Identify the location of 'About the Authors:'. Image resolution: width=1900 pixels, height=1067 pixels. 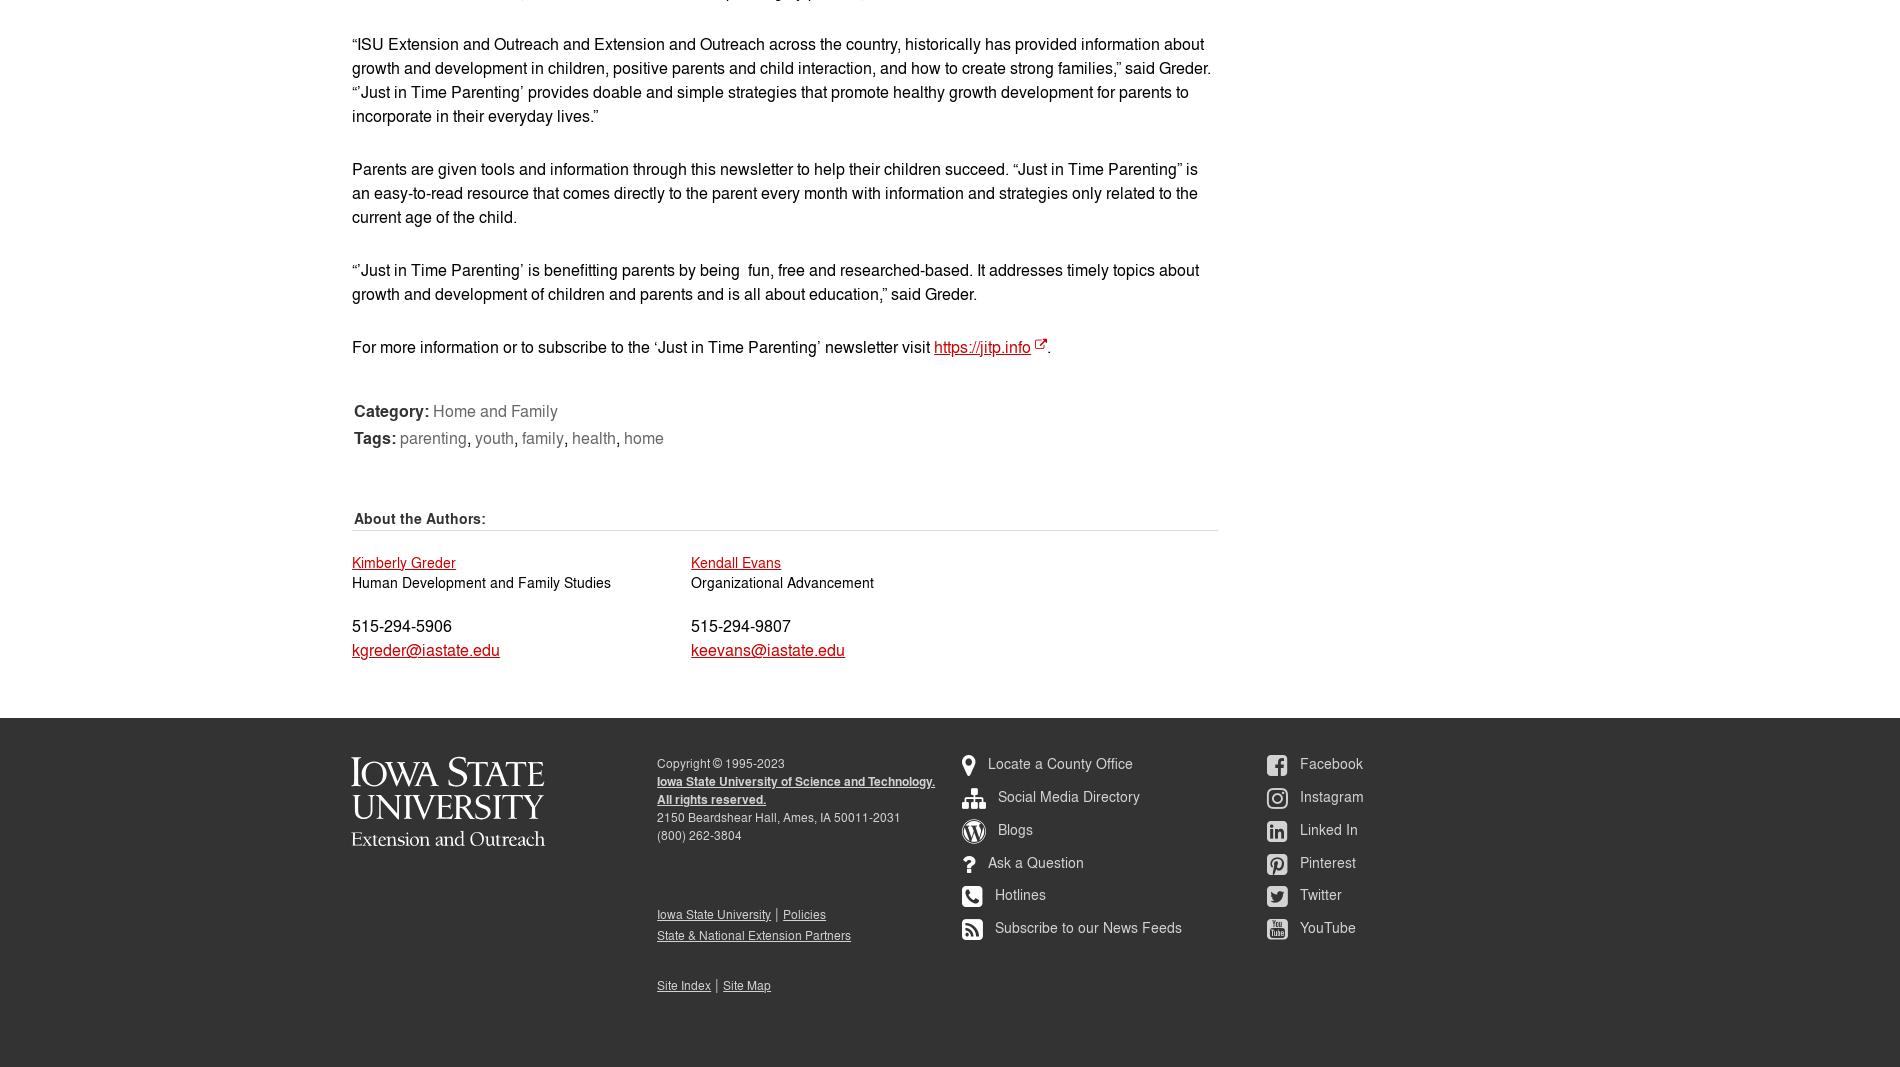
(420, 517).